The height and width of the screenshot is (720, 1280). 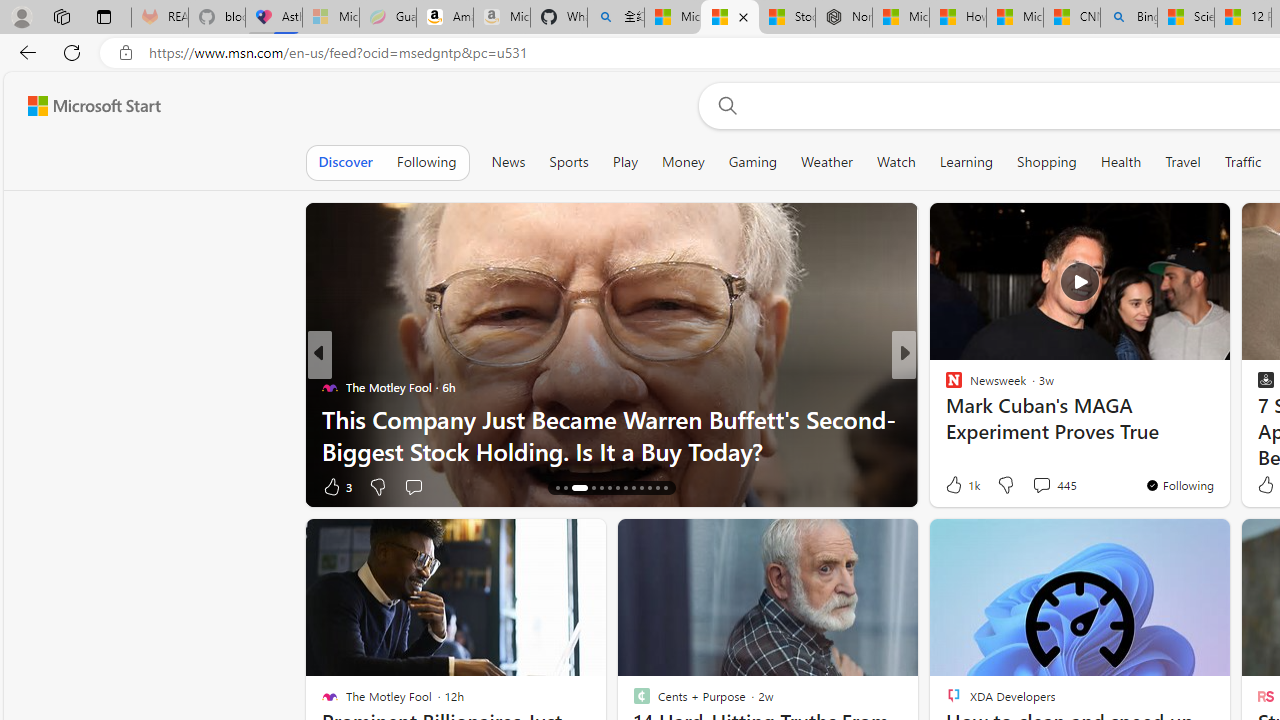 What do you see at coordinates (961, 484) in the screenshot?
I see `'1k Like'` at bounding box center [961, 484].